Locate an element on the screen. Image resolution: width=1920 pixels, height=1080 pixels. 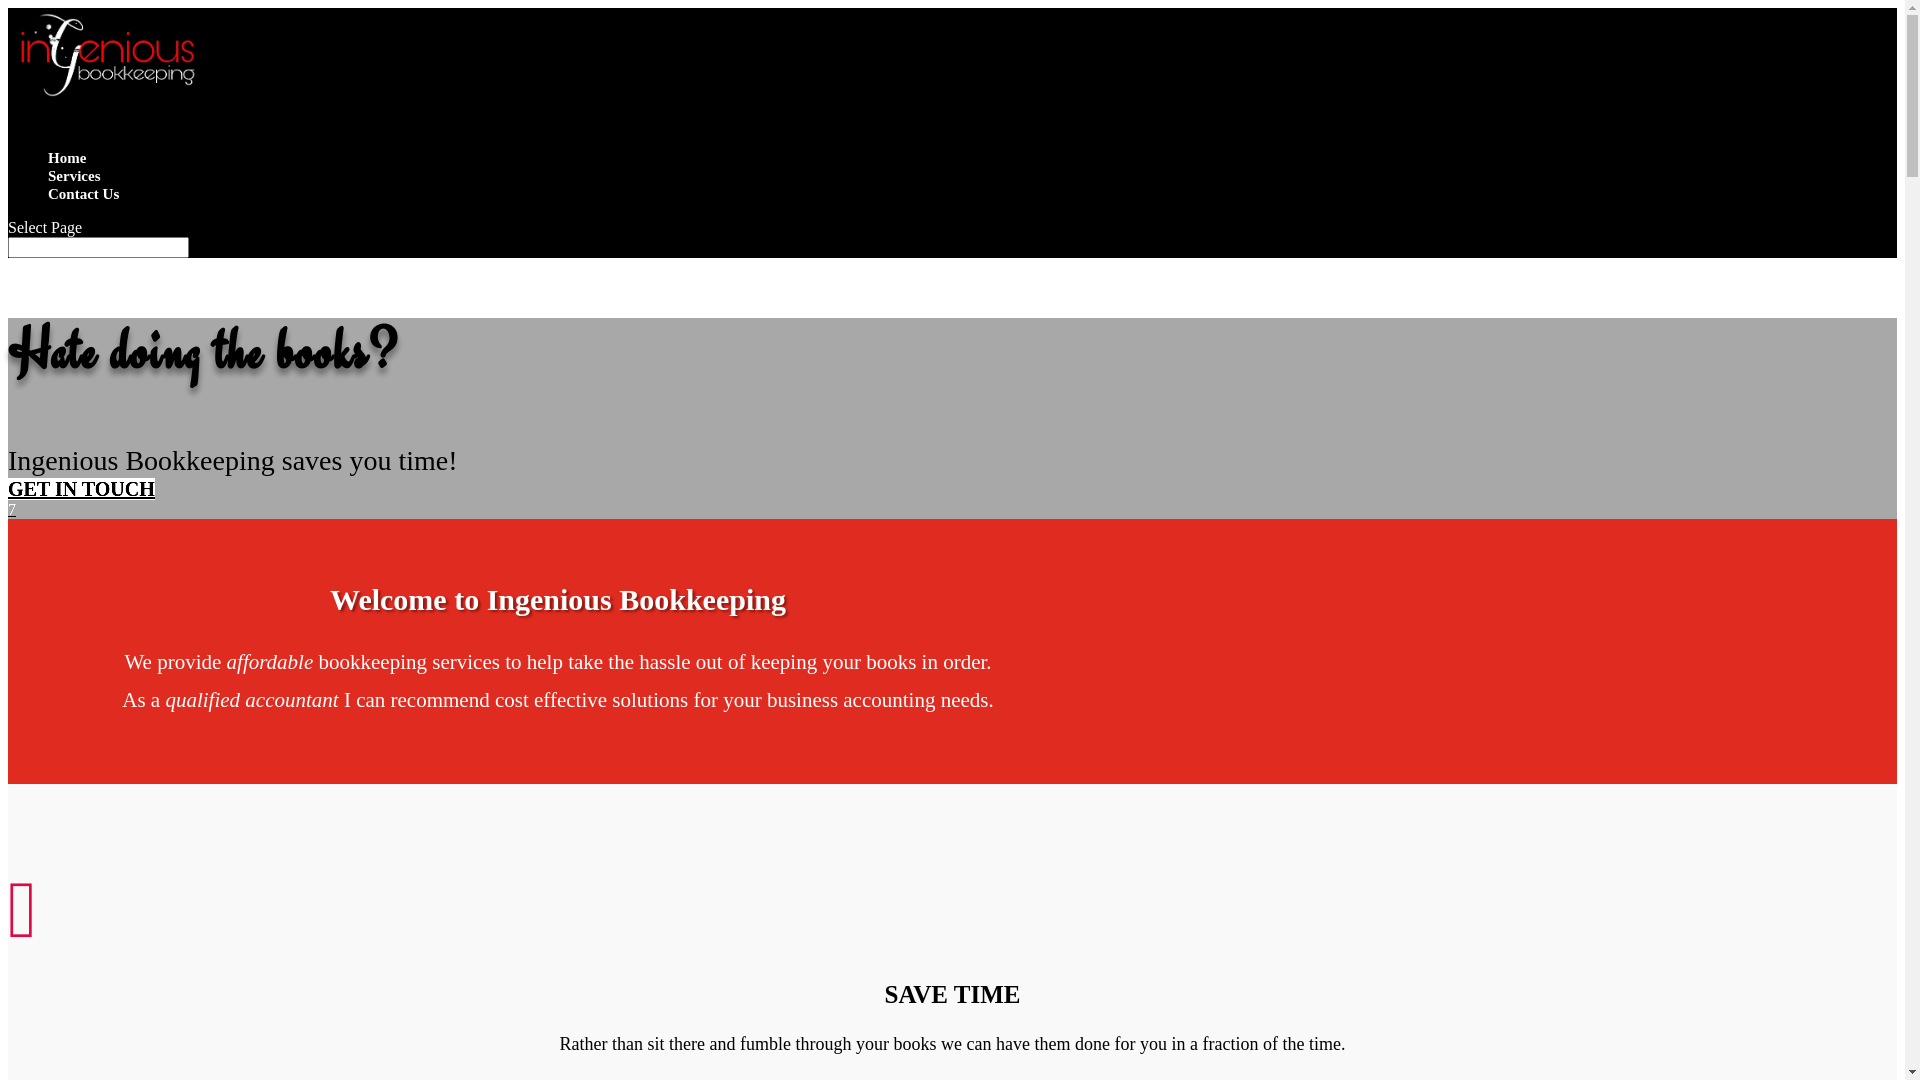
'Search for:' is located at coordinates (8, 246).